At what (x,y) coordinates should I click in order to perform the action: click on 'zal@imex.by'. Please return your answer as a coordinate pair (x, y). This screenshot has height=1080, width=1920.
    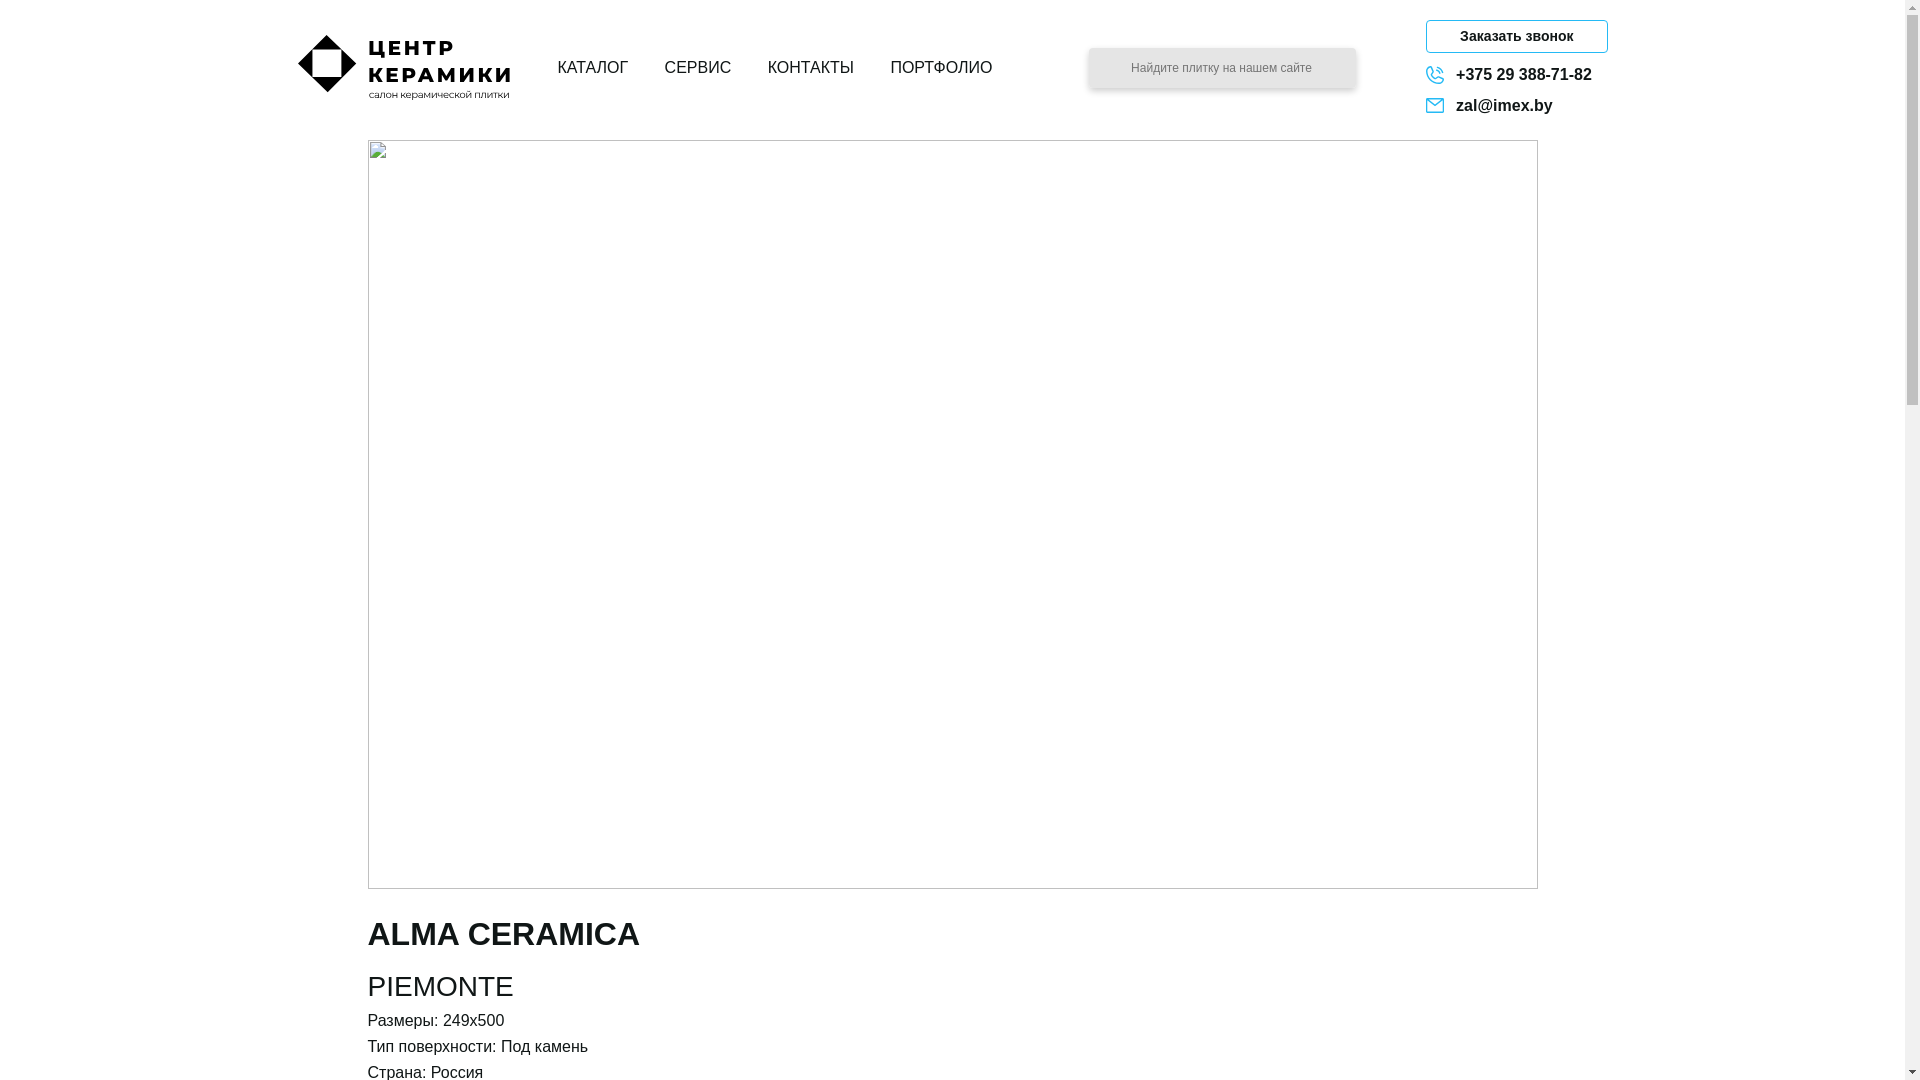
    Looking at the image, I should click on (1424, 105).